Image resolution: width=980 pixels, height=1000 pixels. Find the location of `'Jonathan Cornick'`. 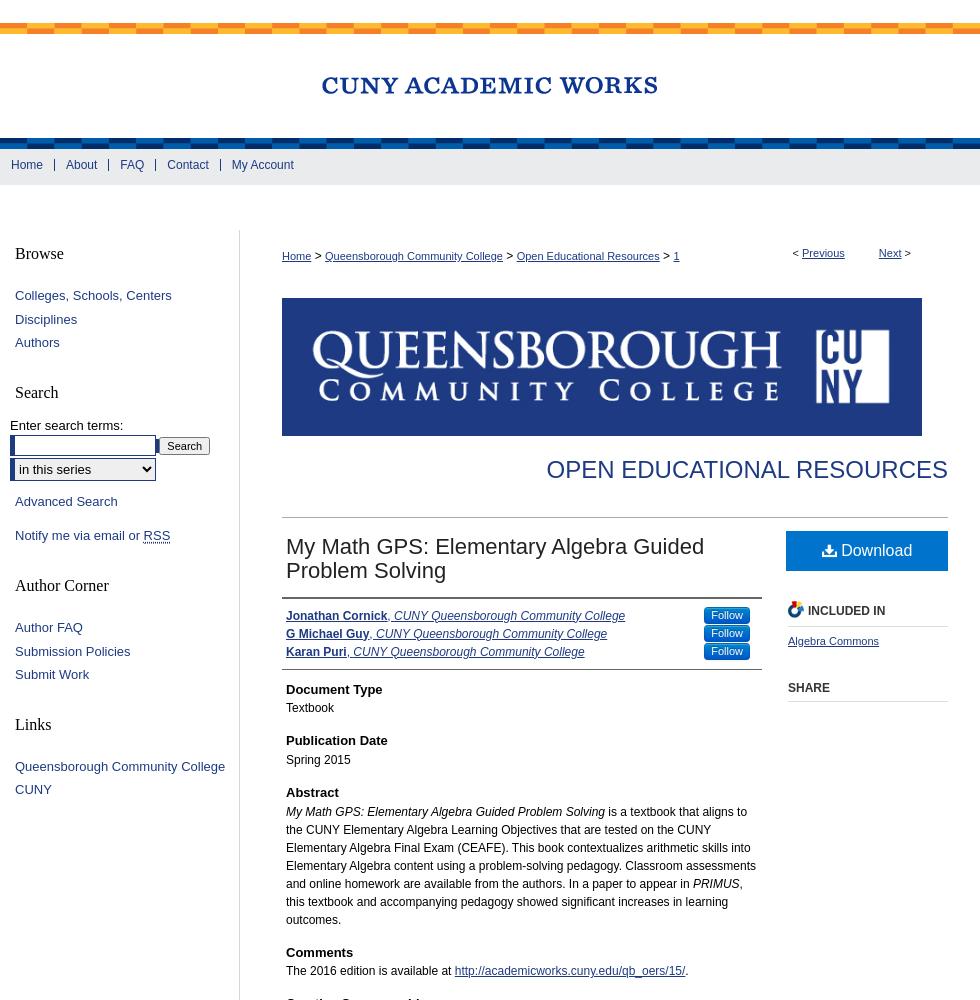

'Jonathan Cornick' is located at coordinates (336, 614).